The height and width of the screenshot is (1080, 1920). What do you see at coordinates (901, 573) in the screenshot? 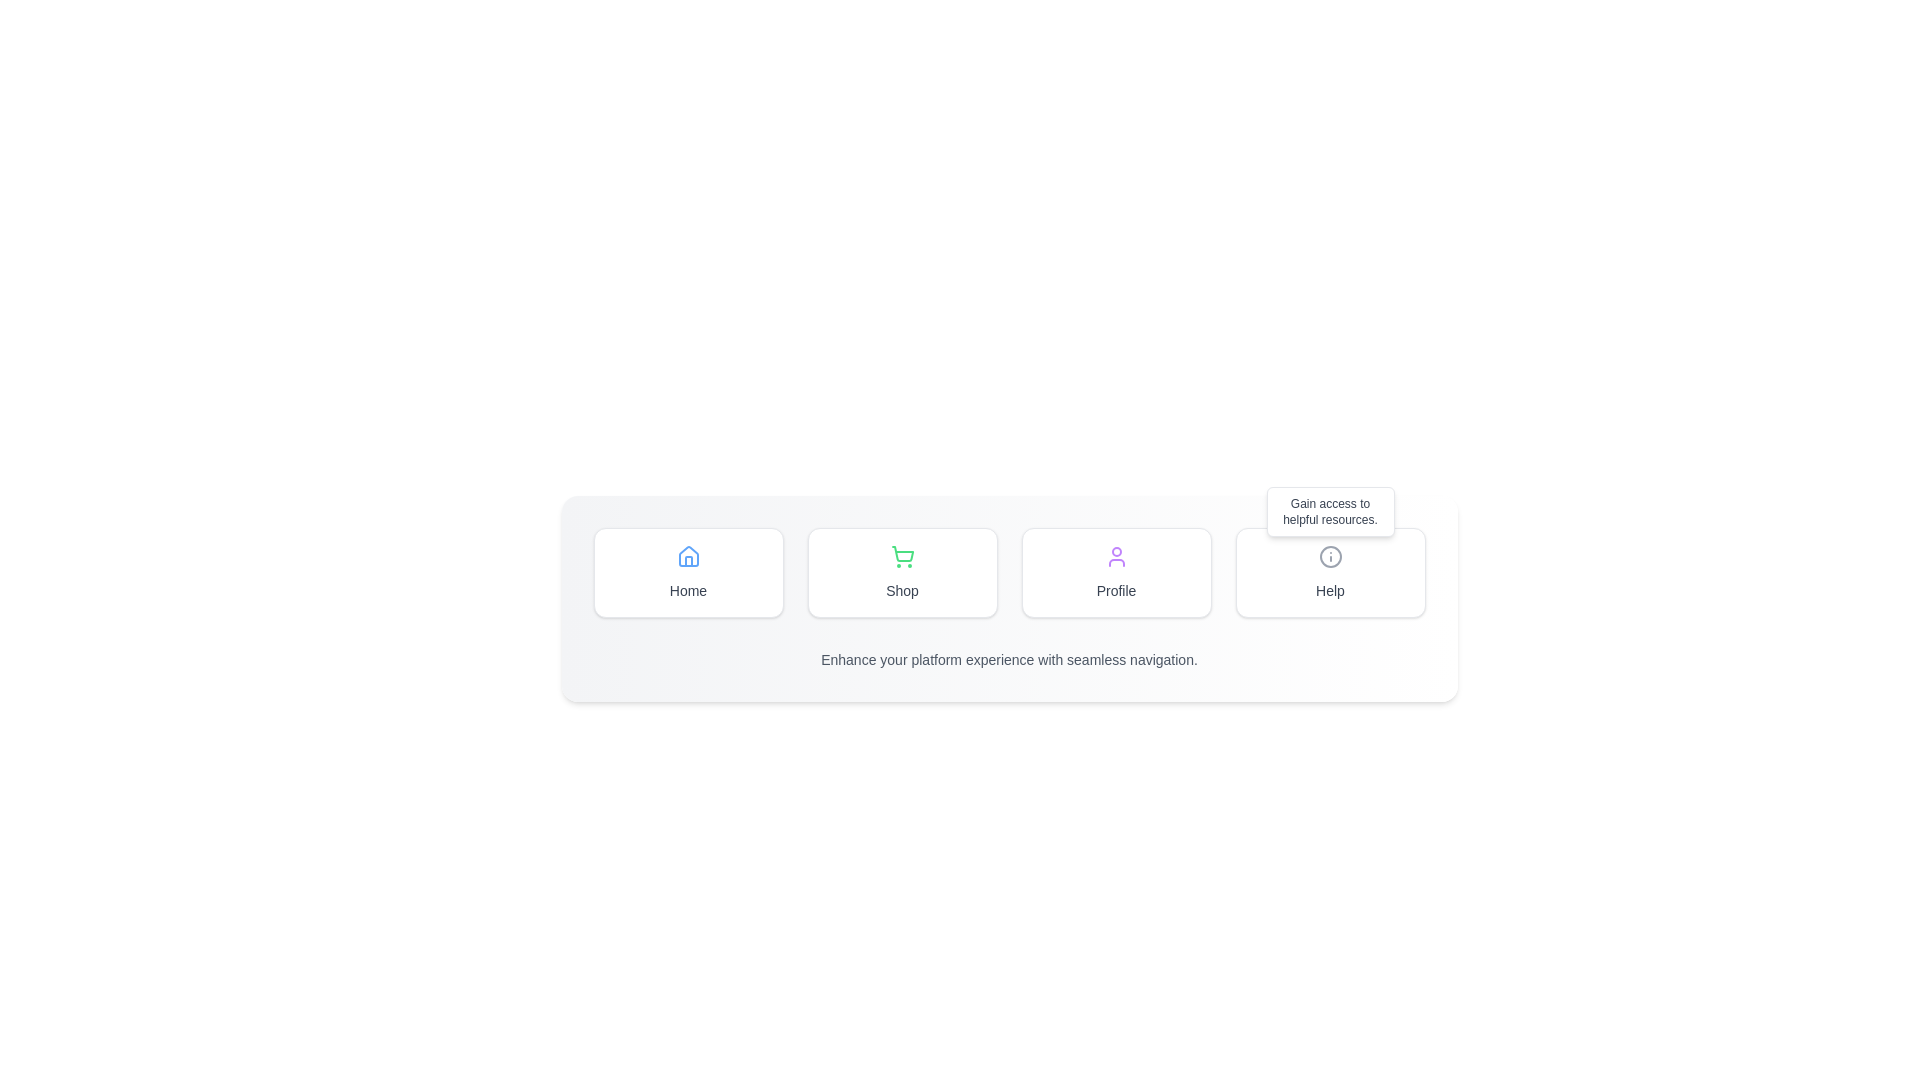
I see `the green shopping cart button labeled 'Shop'` at bounding box center [901, 573].